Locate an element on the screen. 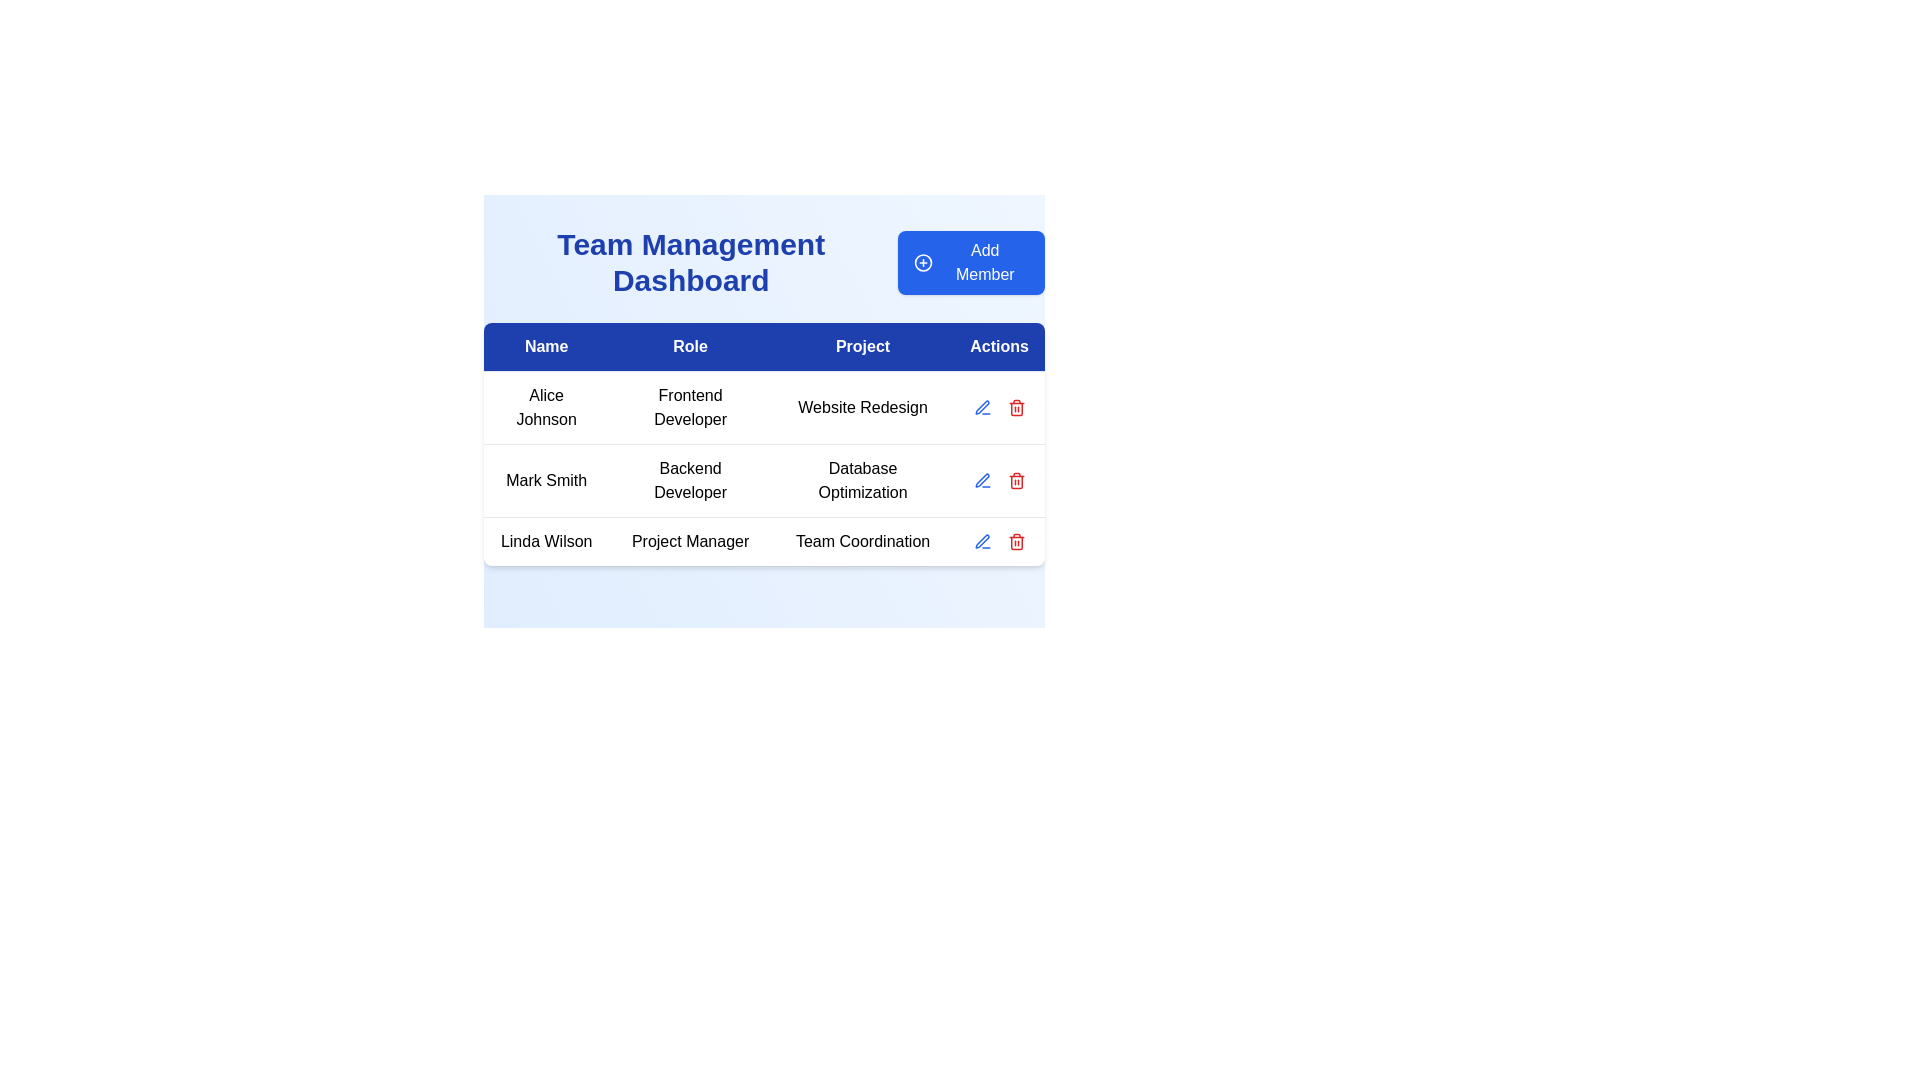 This screenshot has height=1080, width=1920. the trash icon located in the 'Actions' column is located at coordinates (1016, 407).